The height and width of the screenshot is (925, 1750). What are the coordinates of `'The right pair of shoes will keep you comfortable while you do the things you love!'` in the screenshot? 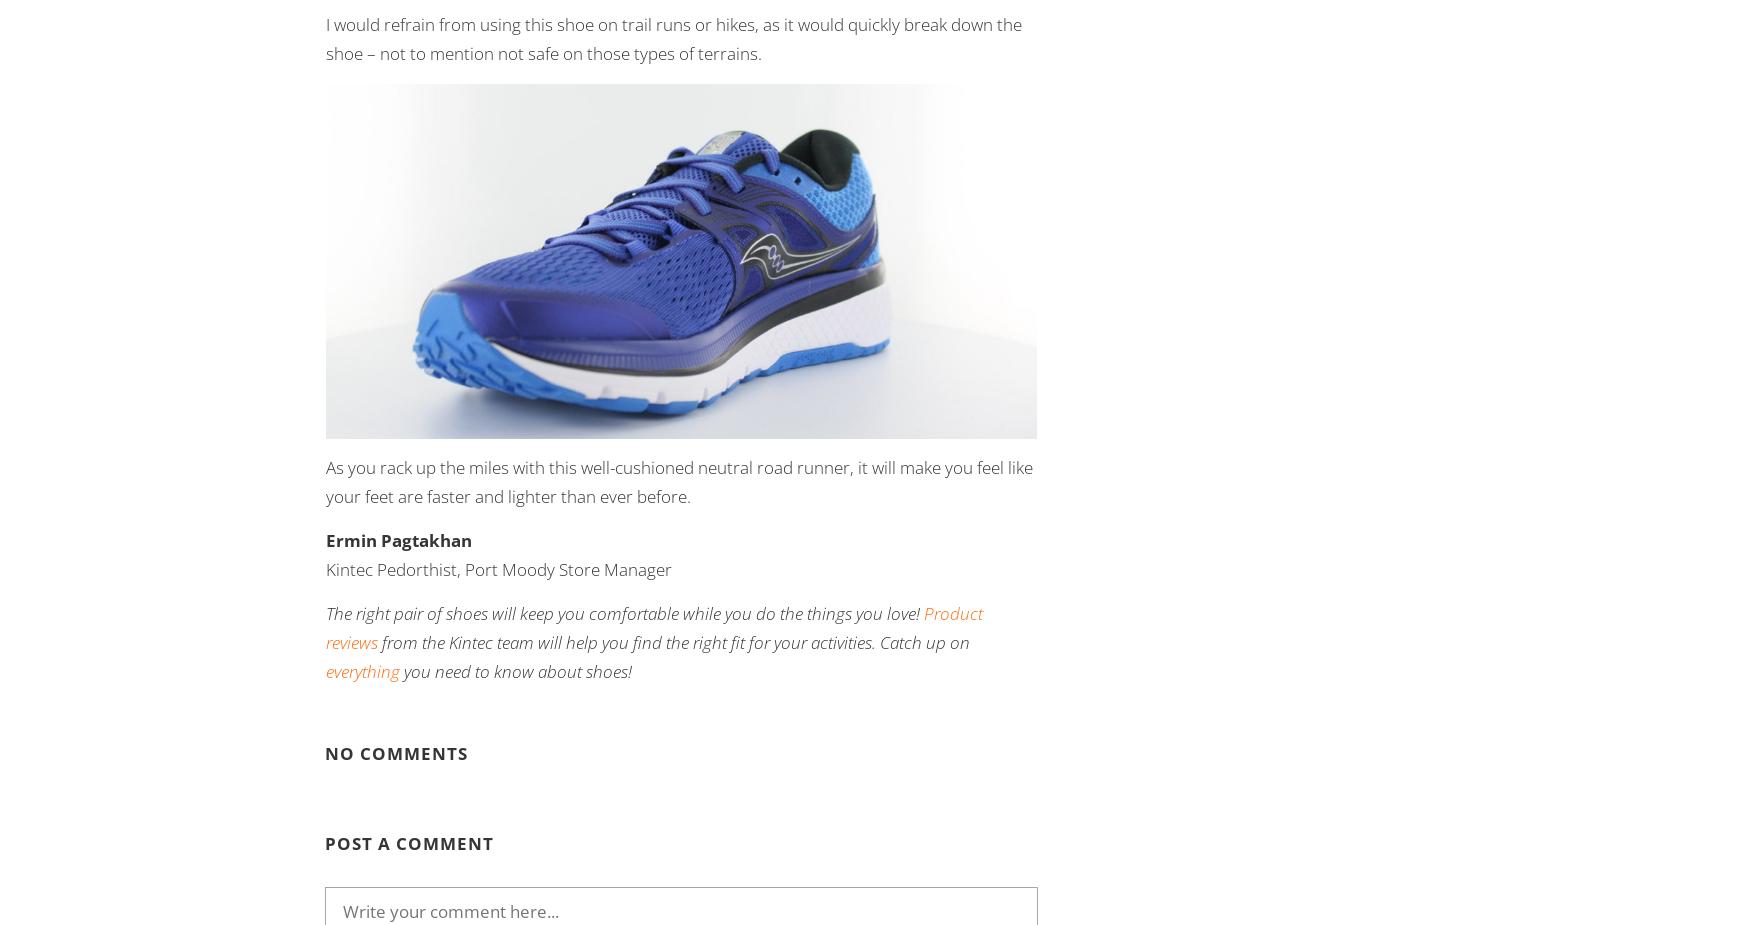 It's located at (624, 612).